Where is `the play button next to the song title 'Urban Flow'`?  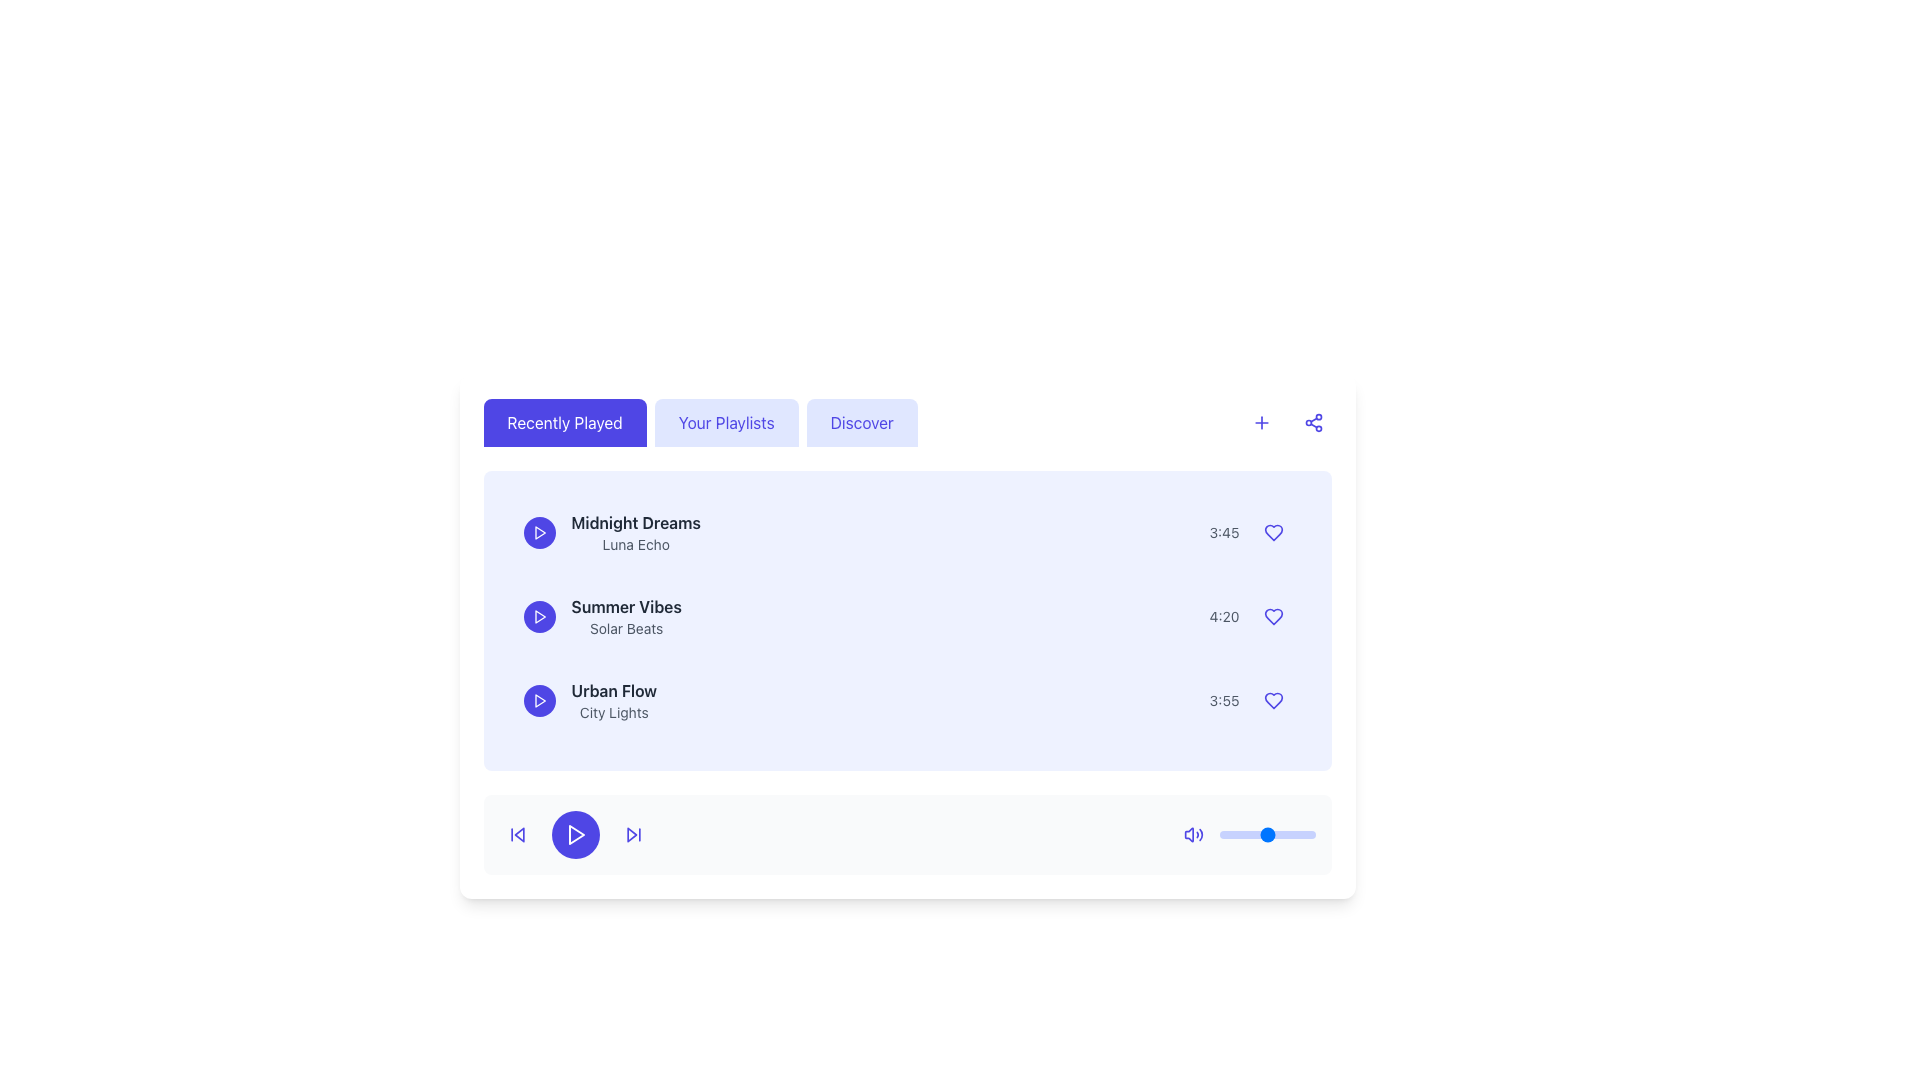
the play button next to the song title 'Urban Flow' is located at coordinates (540, 700).